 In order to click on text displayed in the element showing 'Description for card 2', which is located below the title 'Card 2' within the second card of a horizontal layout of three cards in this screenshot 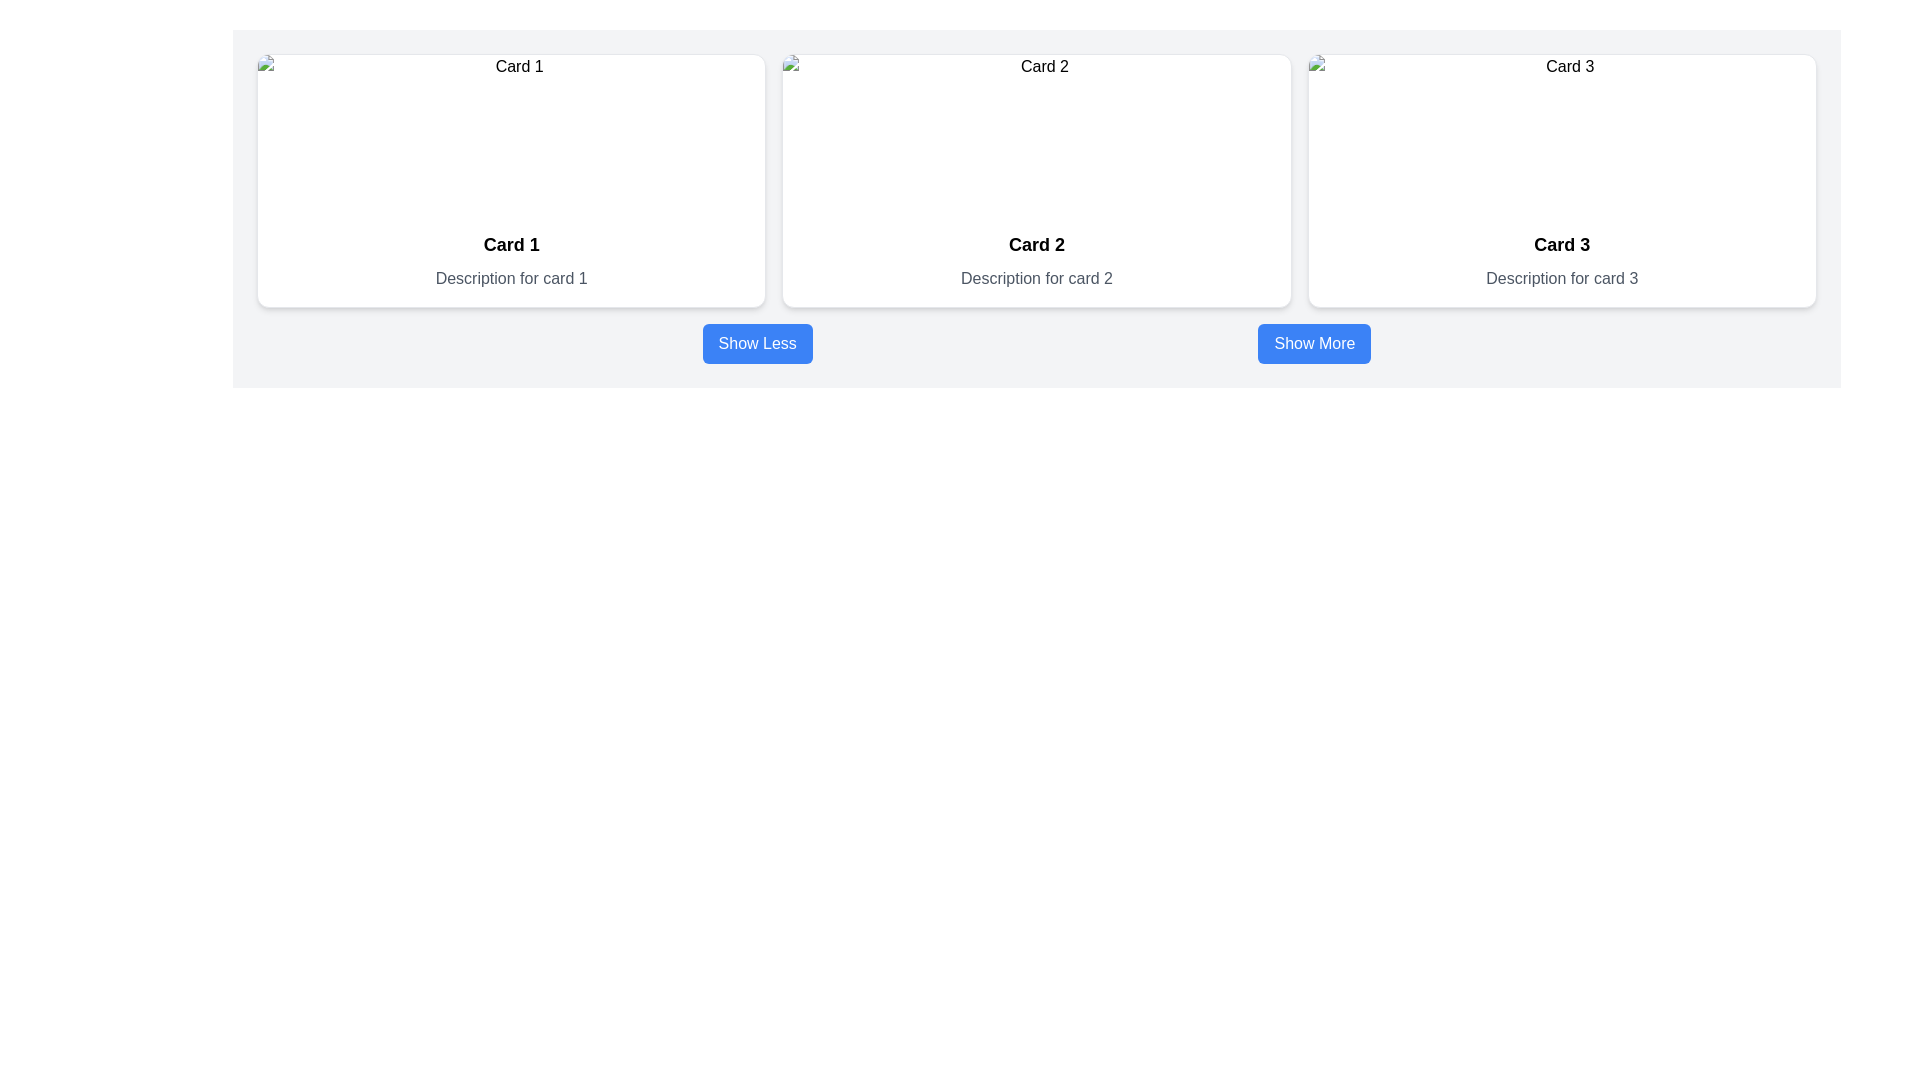, I will do `click(1036, 278)`.